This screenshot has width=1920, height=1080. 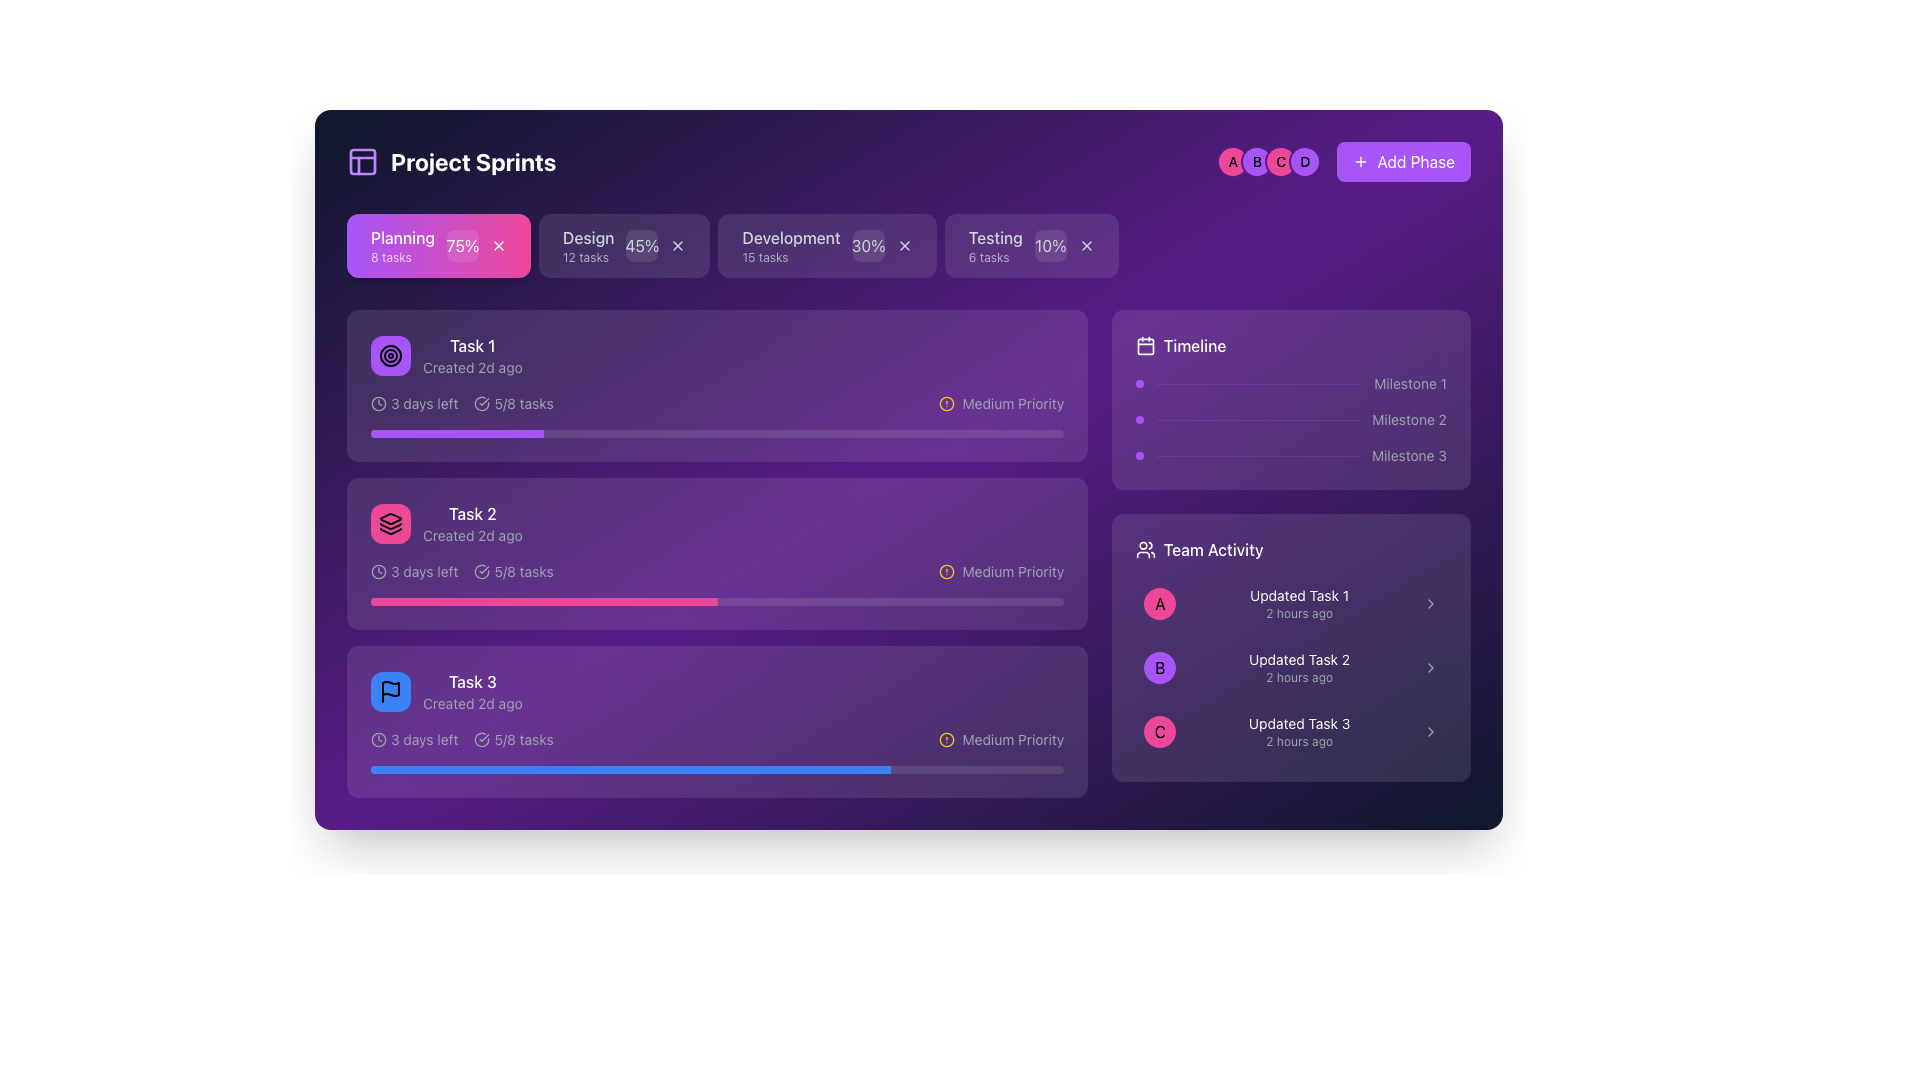 I want to click on percentage value displayed in the text-based progress indicator located in the Development section, which is the third component in the top bar, so click(x=868, y=245).